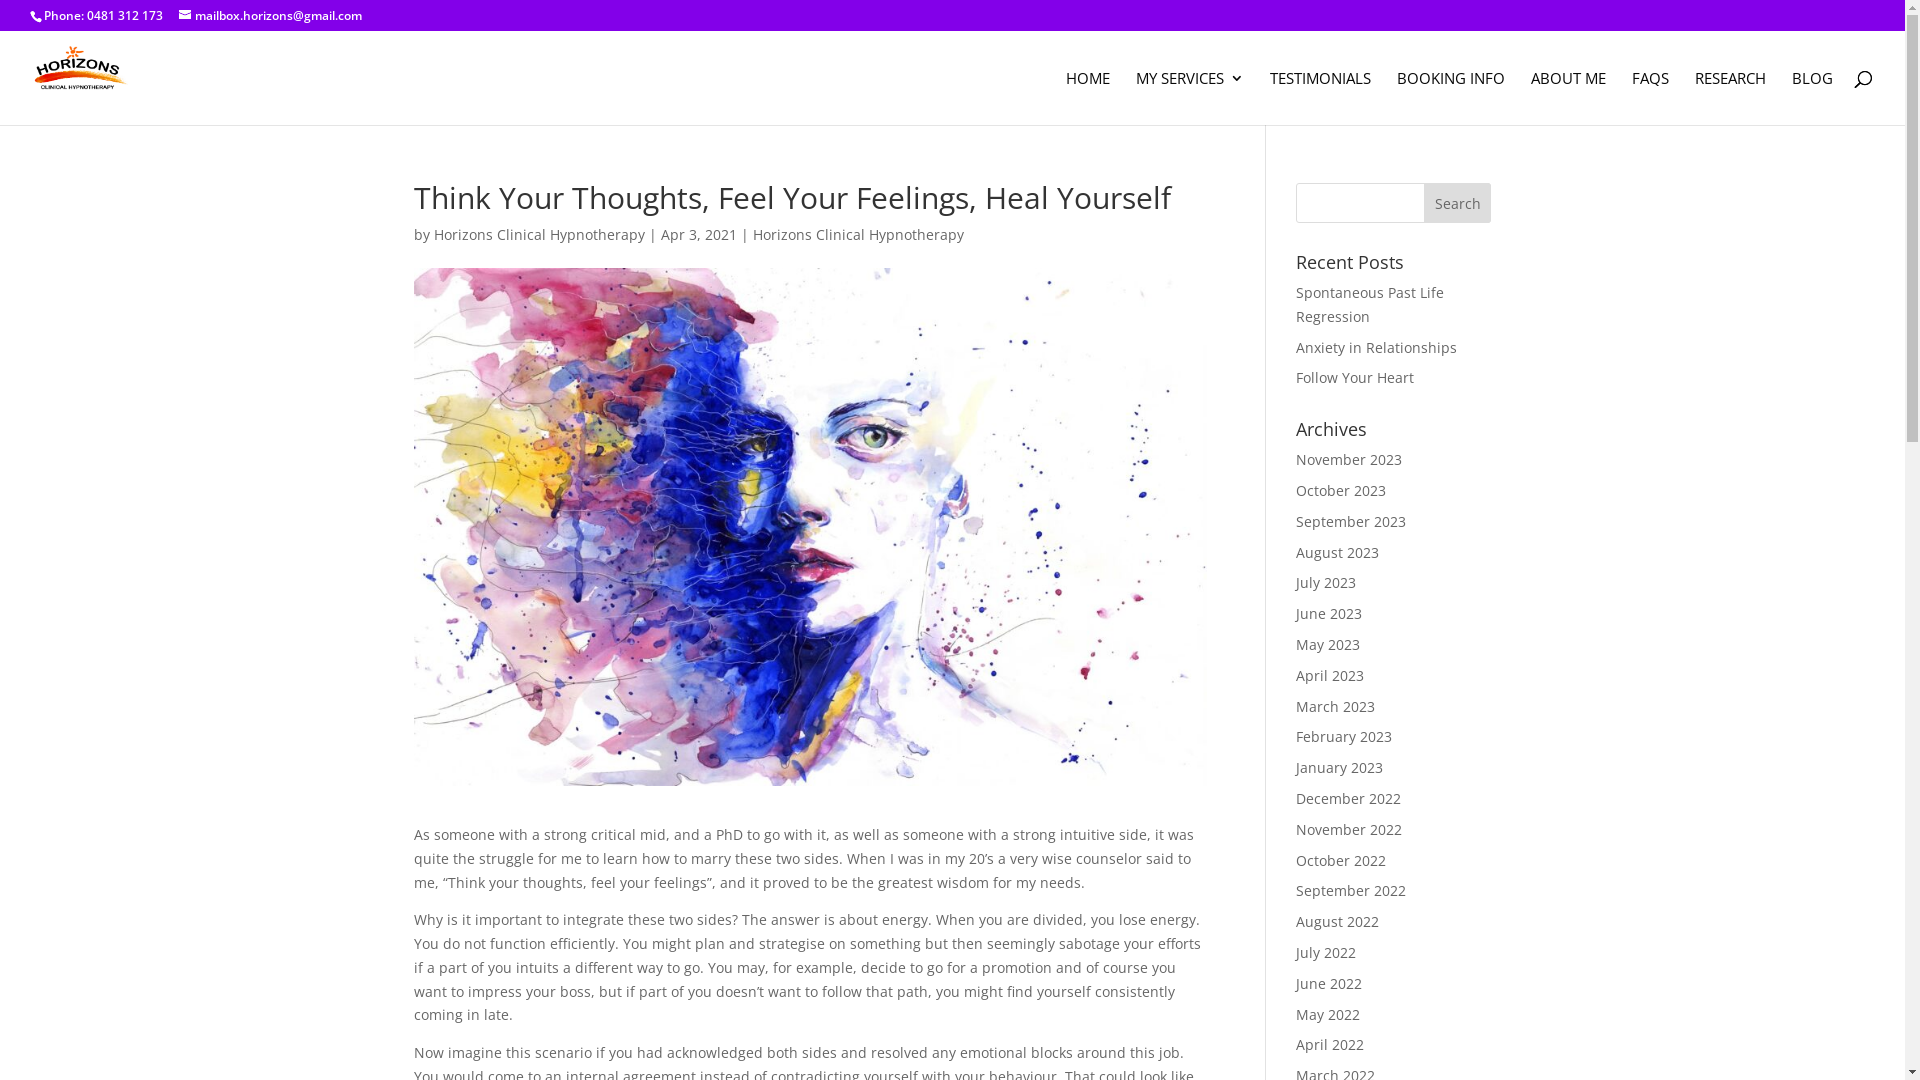  What do you see at coordinates (1354, 377) in the screenshot?
I see `'Follow Your Heart'` at bounding box center [1354, 377].